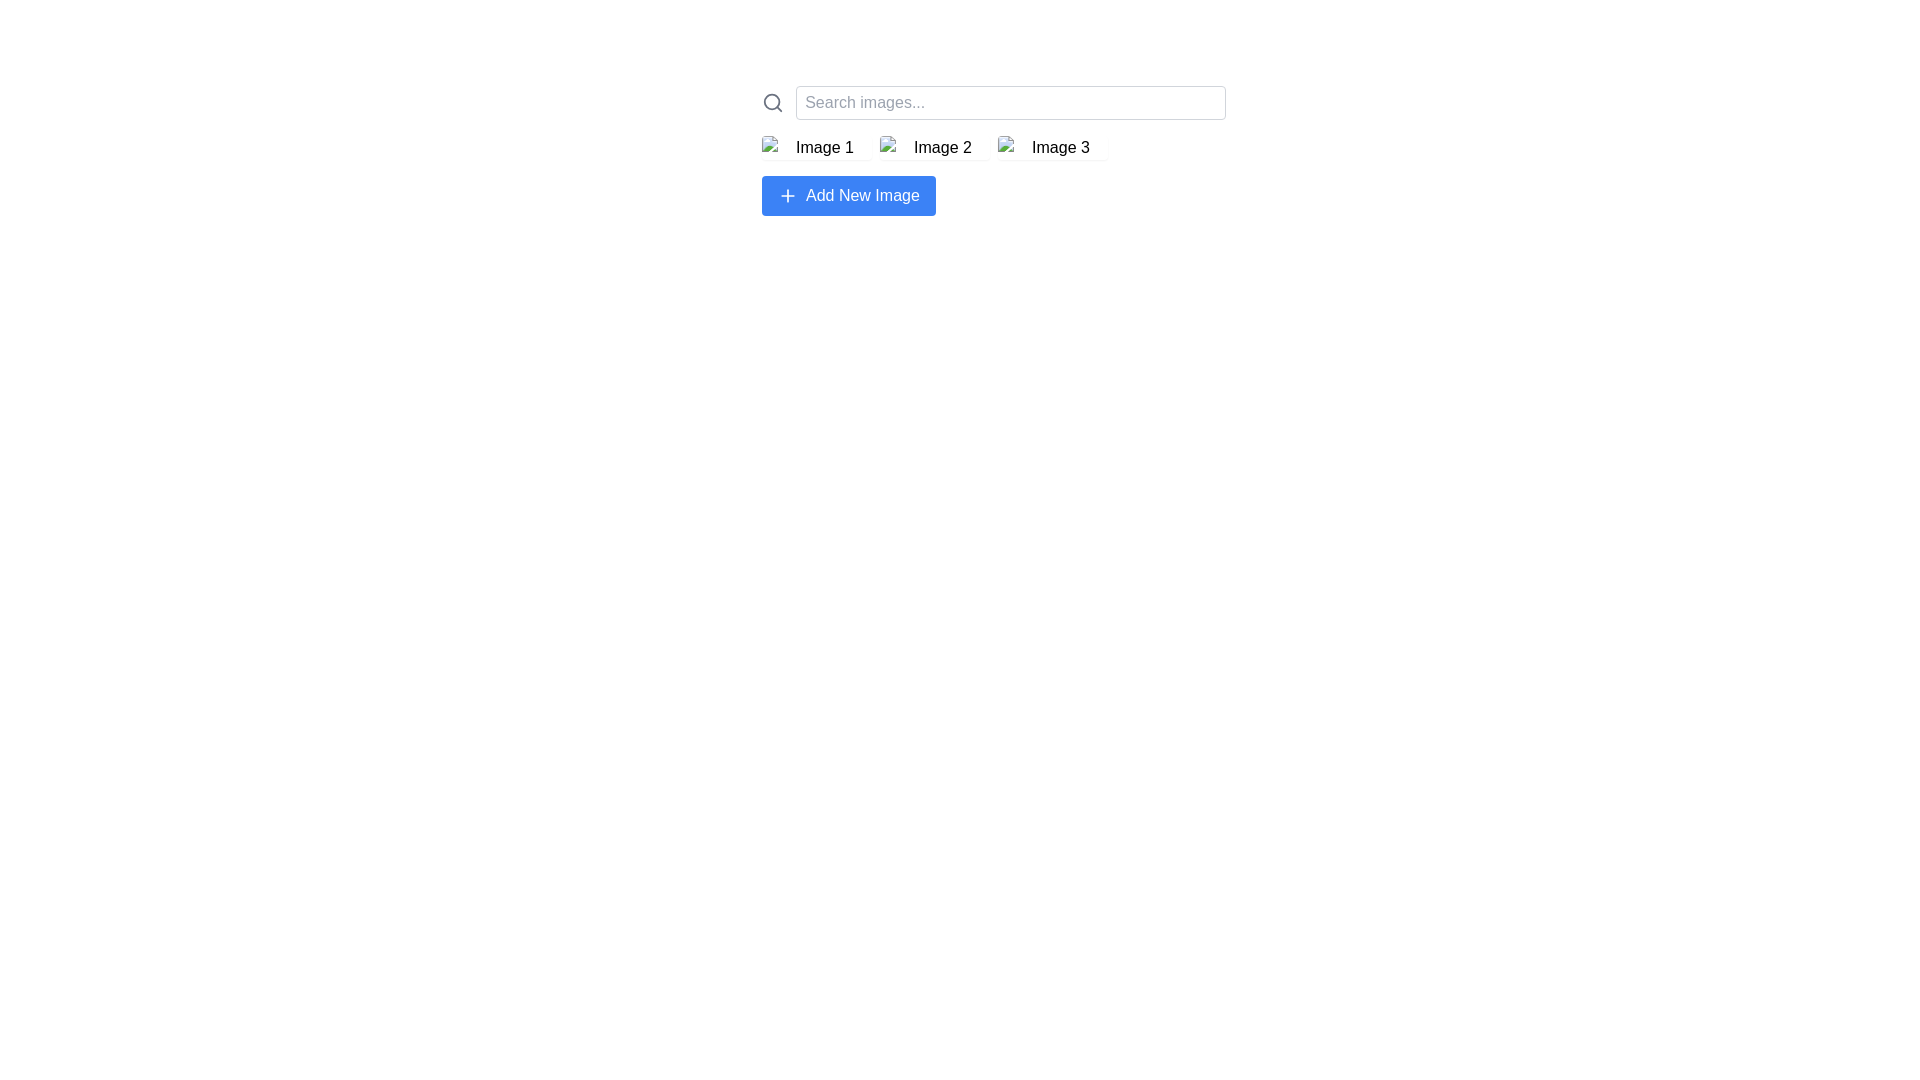  Describe the element at coordinates (786, 196) in the screenshot. I see `the blue rectangular button labeled 'Add New Image' which contains a small, white outlined plus sign icon` at that location.